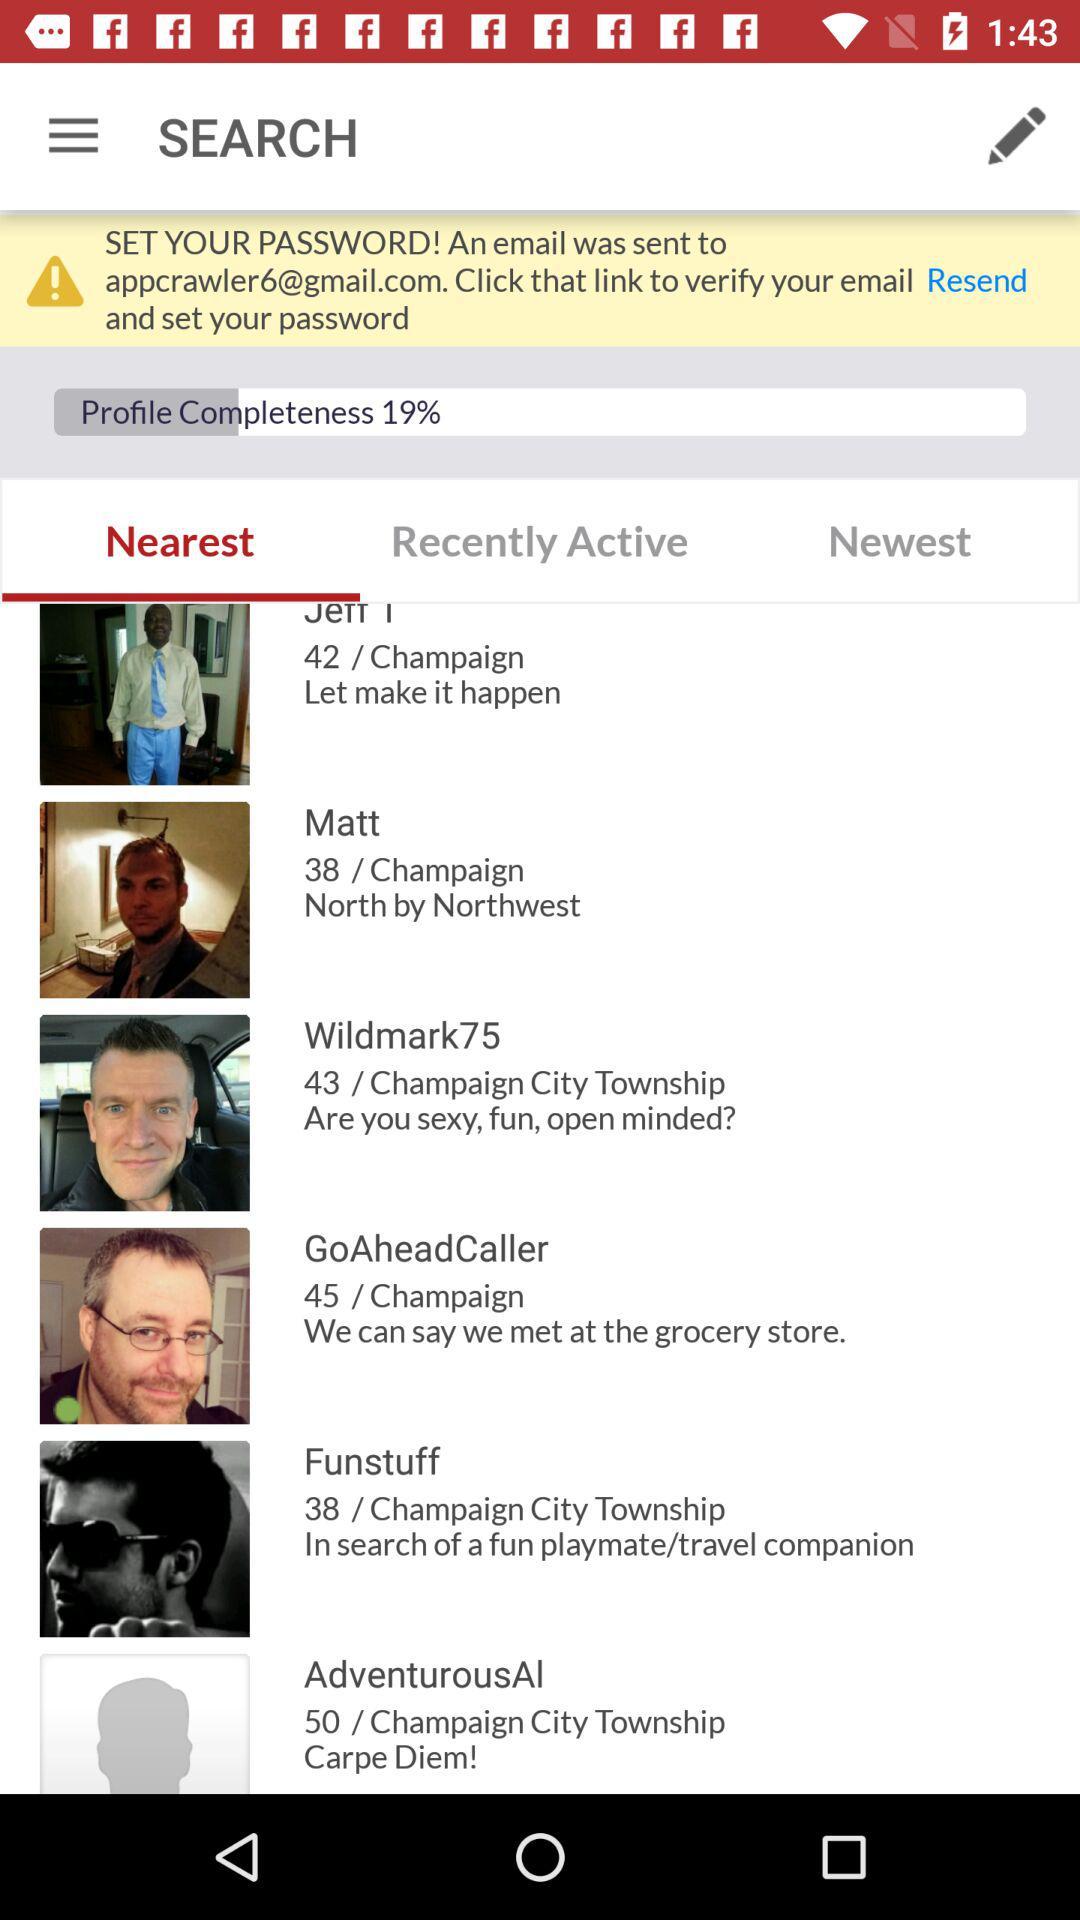 Image resolution: width=1080 pixels, height=1920 pixels. I want to click on the logo beside adventurousai, so click(144, 1722).